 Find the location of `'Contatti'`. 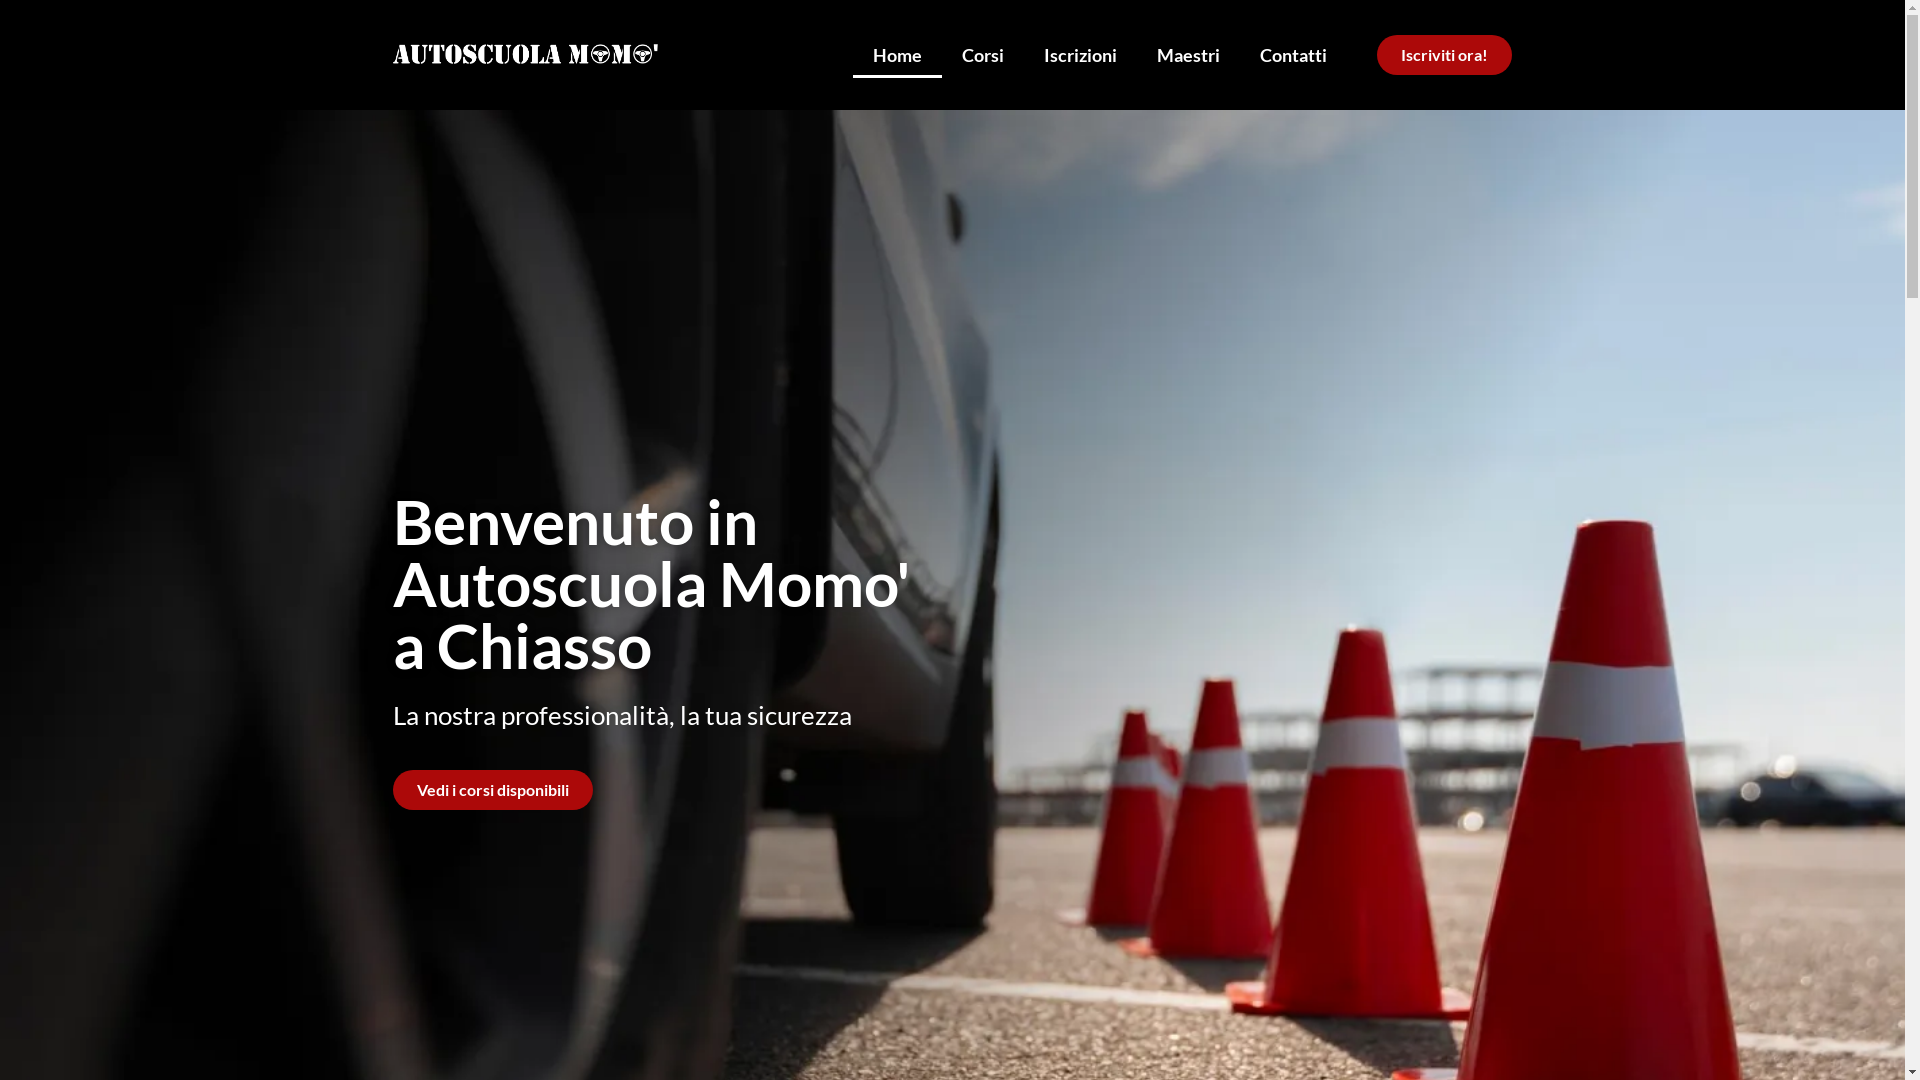

'Contatti' is located at coordinates (1293, 53).